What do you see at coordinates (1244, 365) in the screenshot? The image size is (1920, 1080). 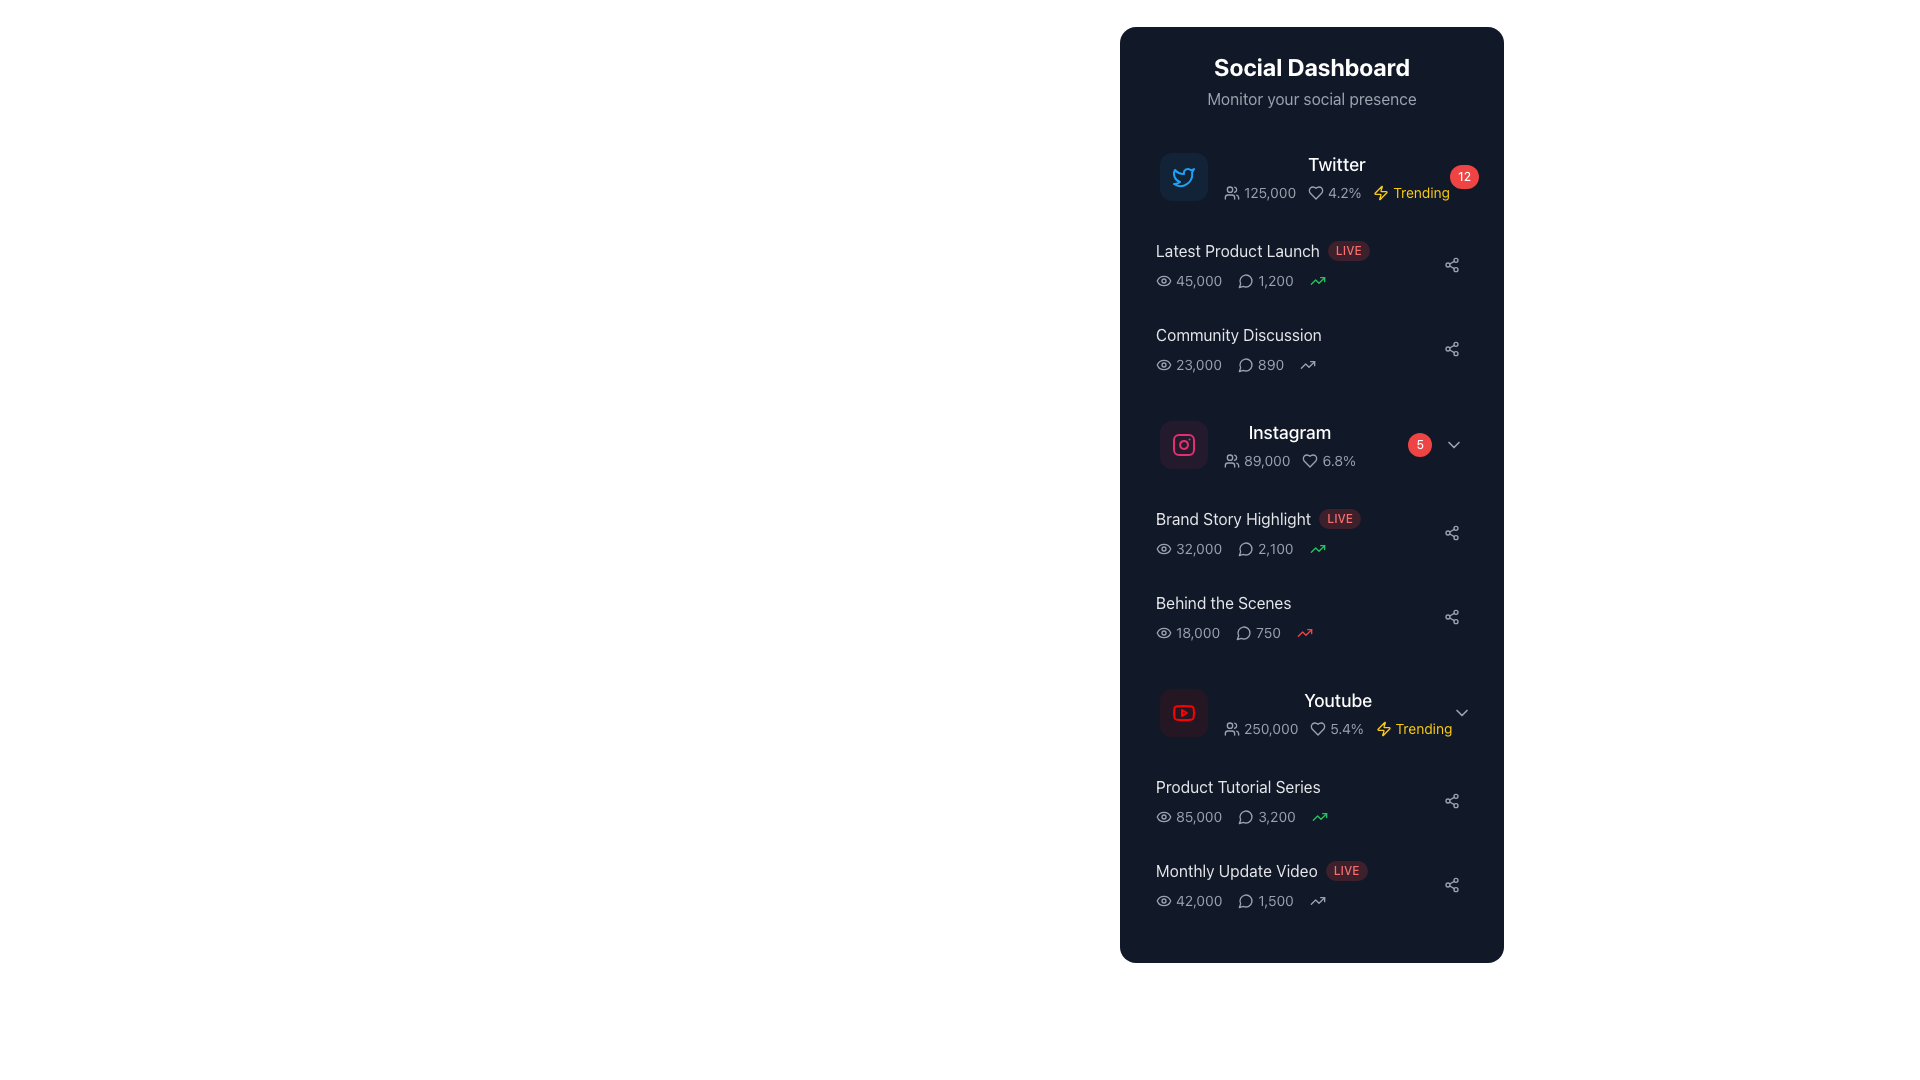 I see `the speech bubble icon representing a message or comment located next to the value '890' in the 'Community Discussion' section on the third row of the dashboard` at bounding box center [1244, 365].